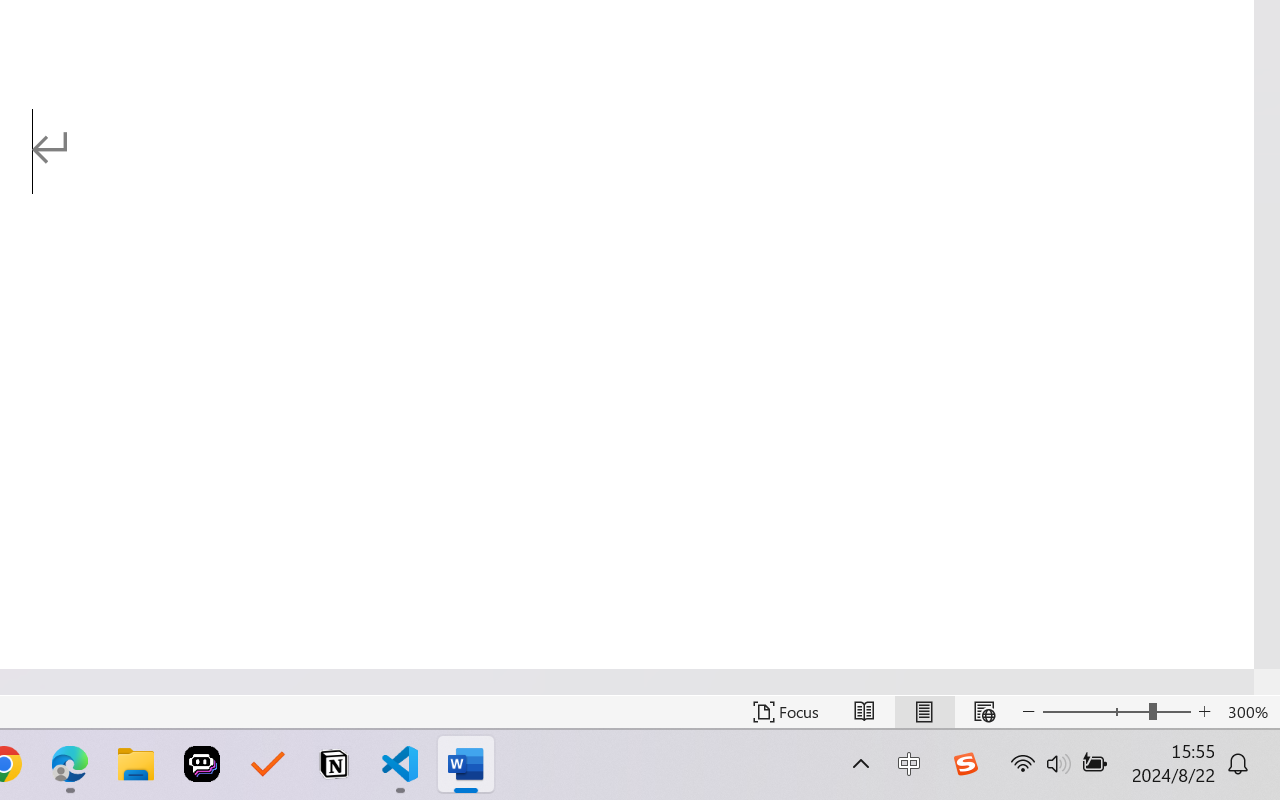 The image size is (1280, 800). I want to click on 'Print Layout', so click(923, 711).